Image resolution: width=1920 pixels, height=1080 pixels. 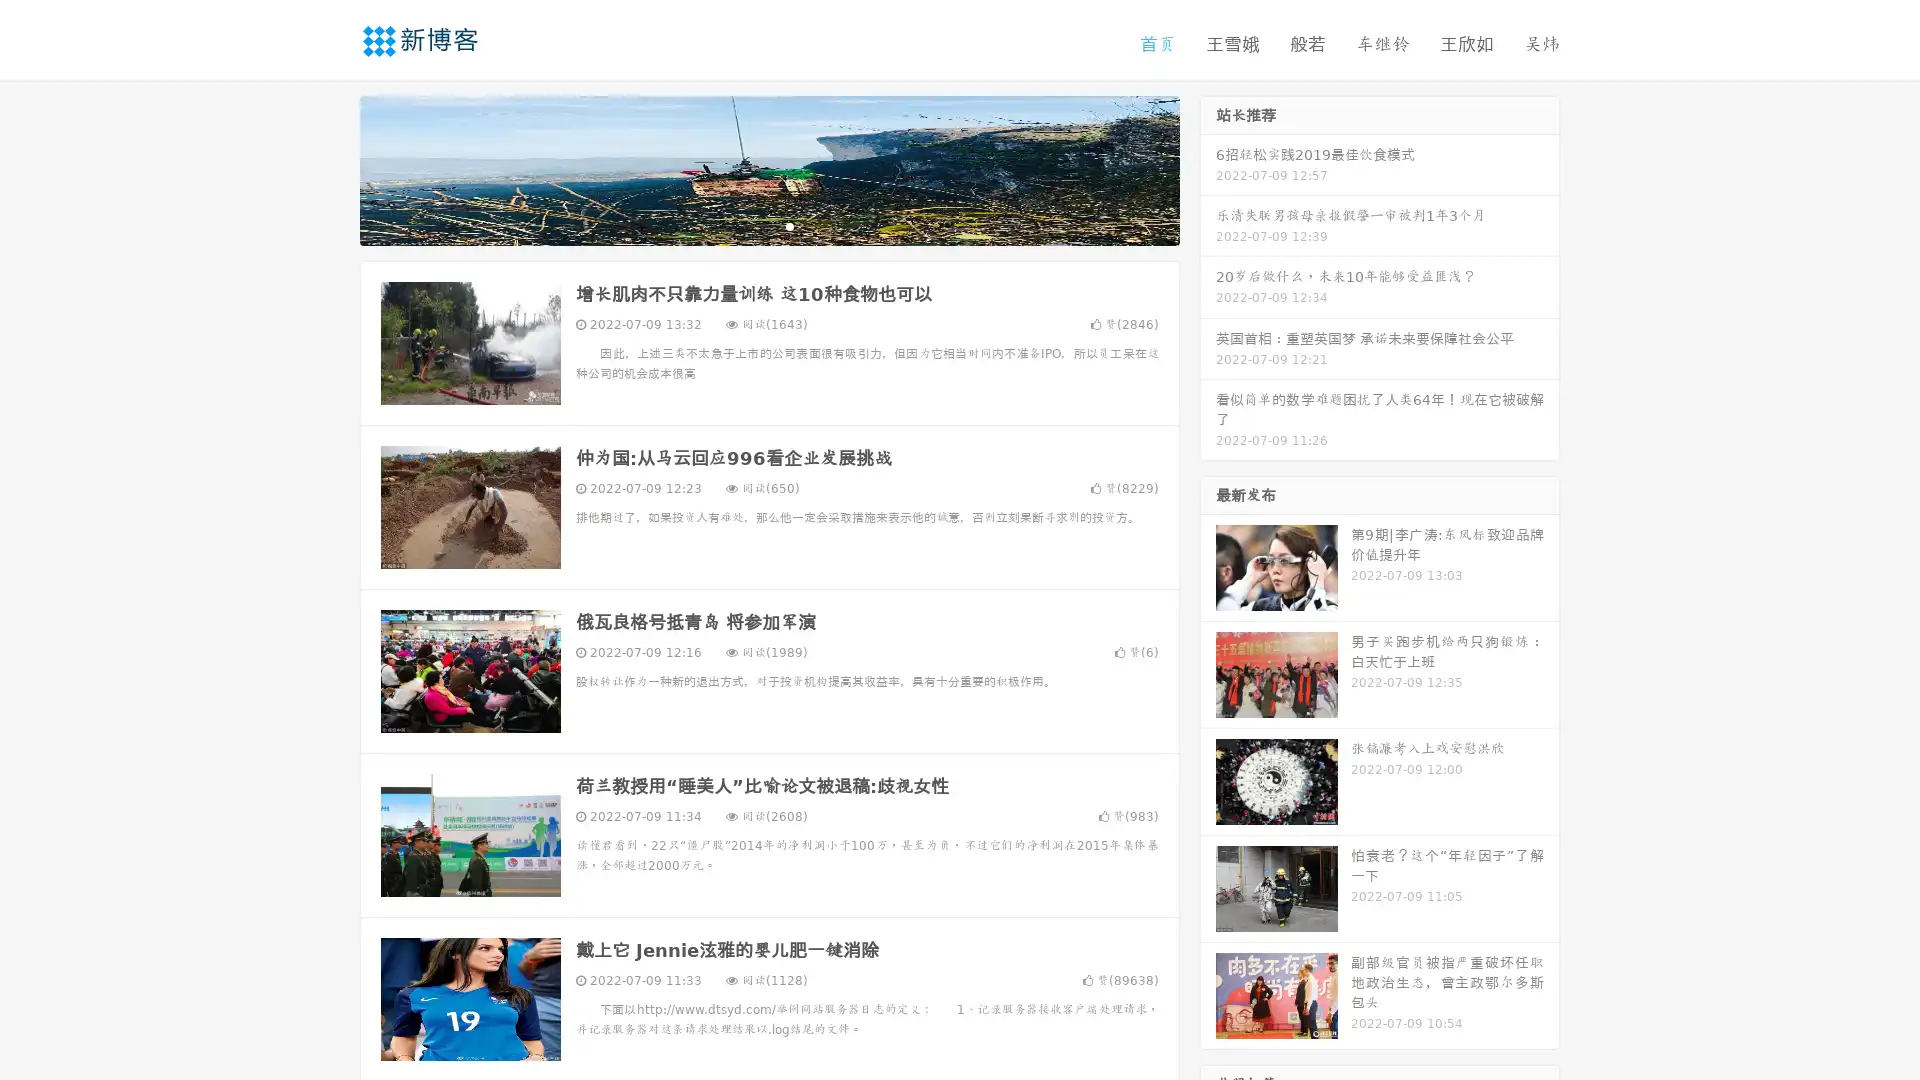 I want to click on Go to slide 1, so click(x=748, y=225).